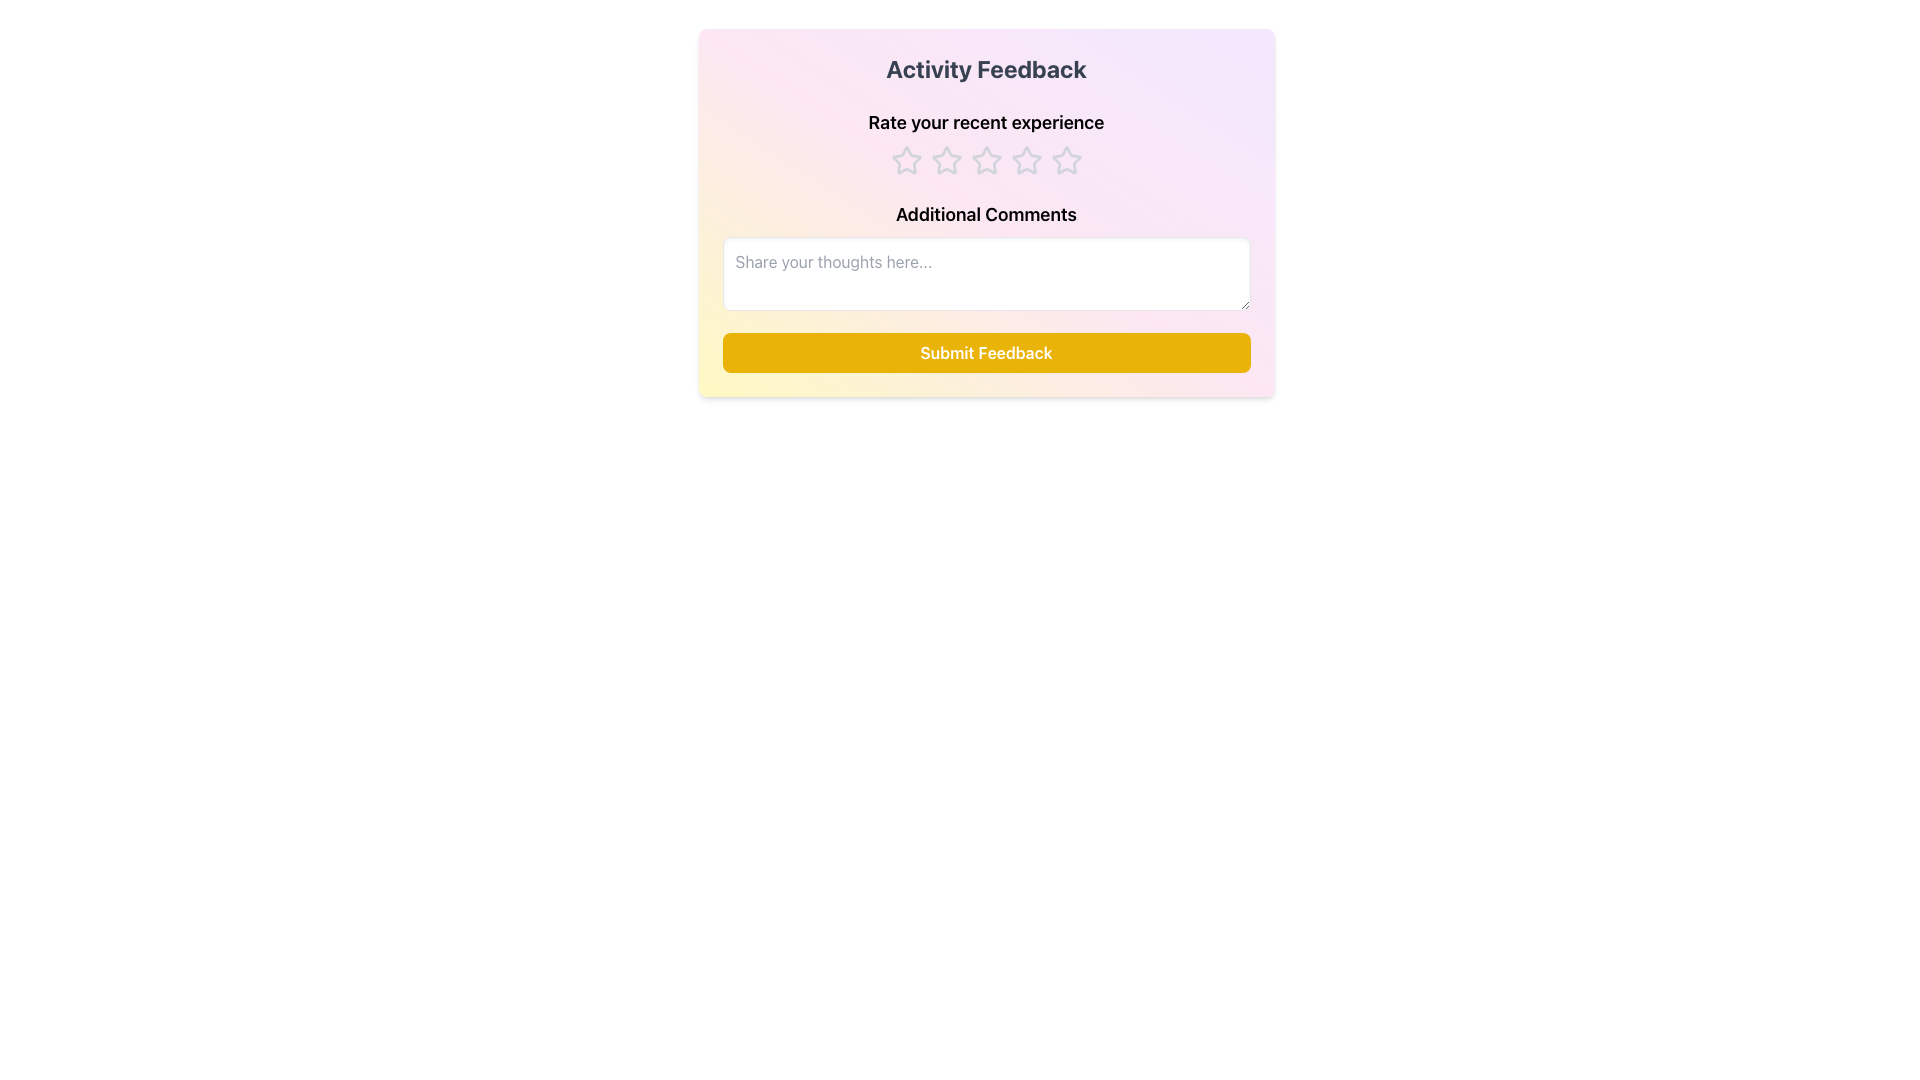 Image resolution: width=1920 pixels, height=1080 pixels. What do you see at coordinates (986, 159) in the screenshot?
I see `the third unfilled star icon in the rating system under the 'Rate your recent experience' section` at bounding box center [986, 159].